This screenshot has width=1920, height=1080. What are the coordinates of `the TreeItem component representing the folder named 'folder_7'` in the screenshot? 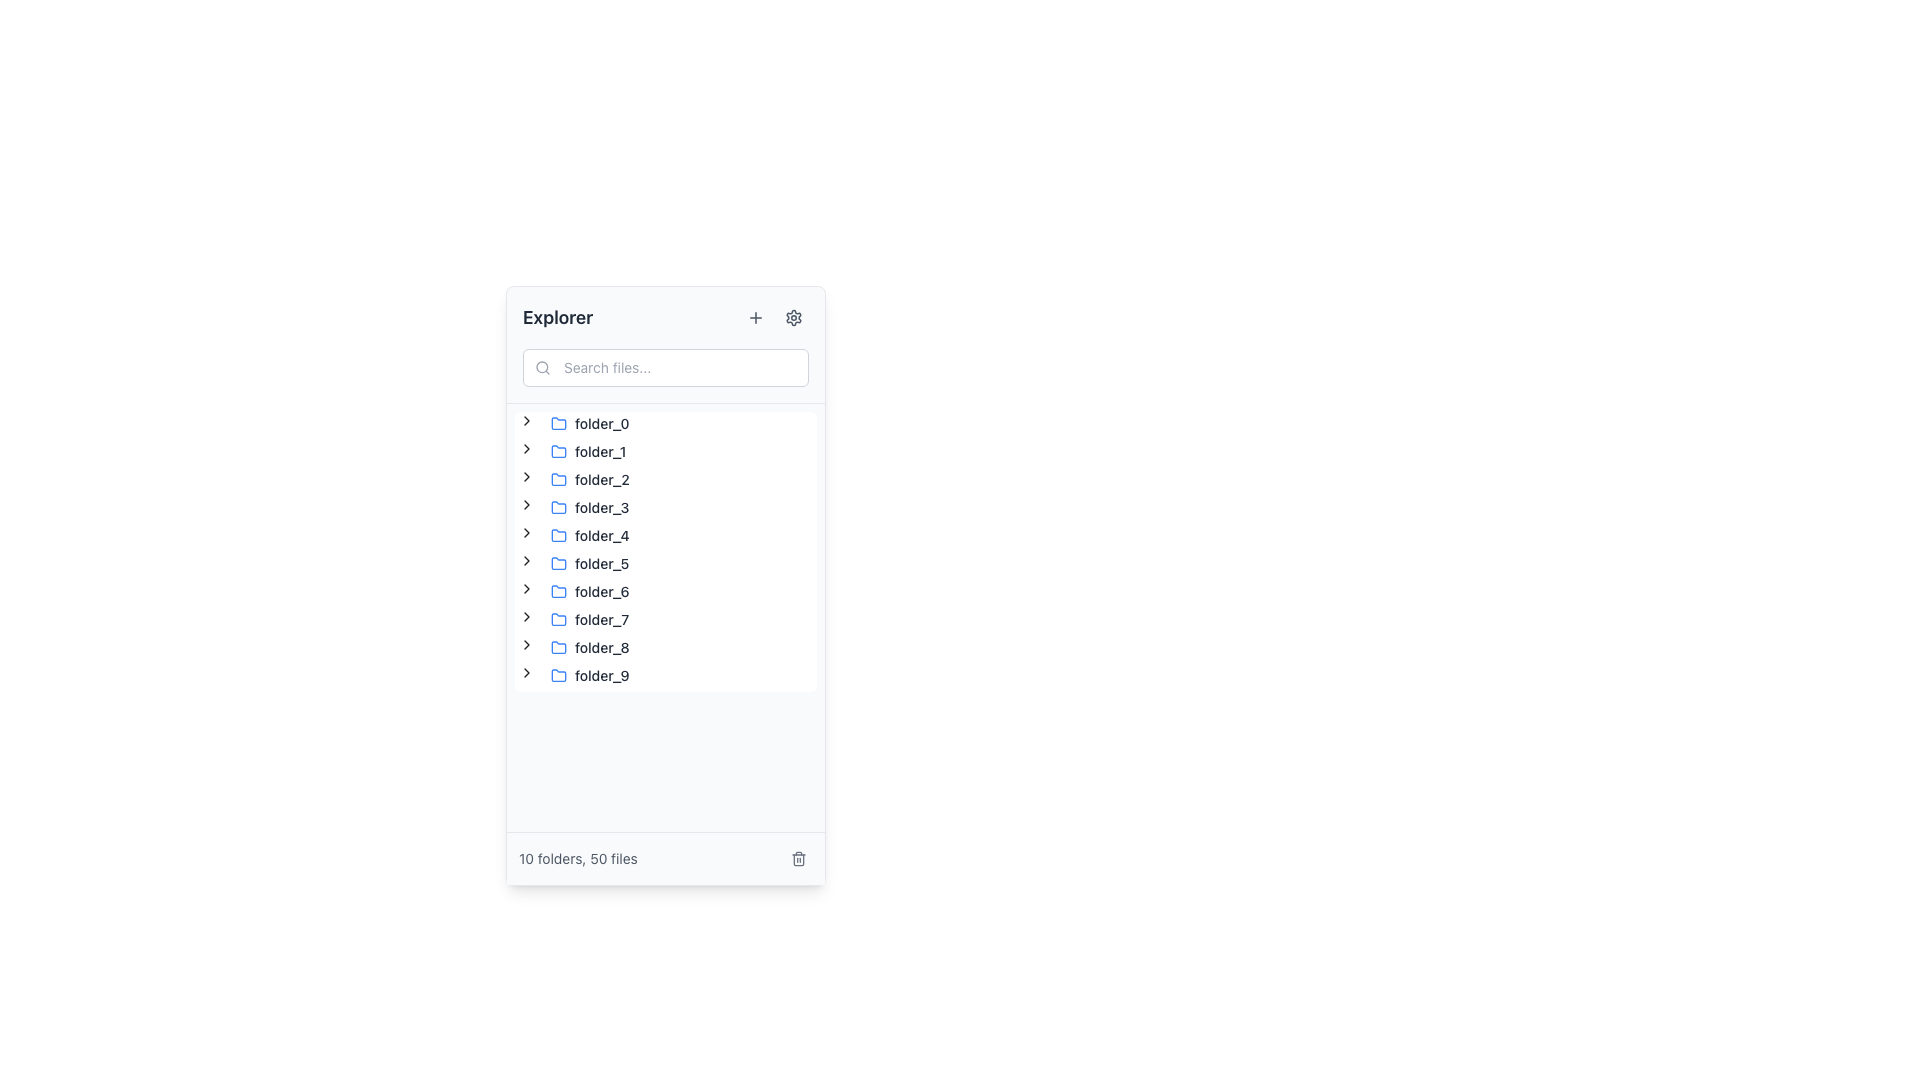 It's located at (575, 619).